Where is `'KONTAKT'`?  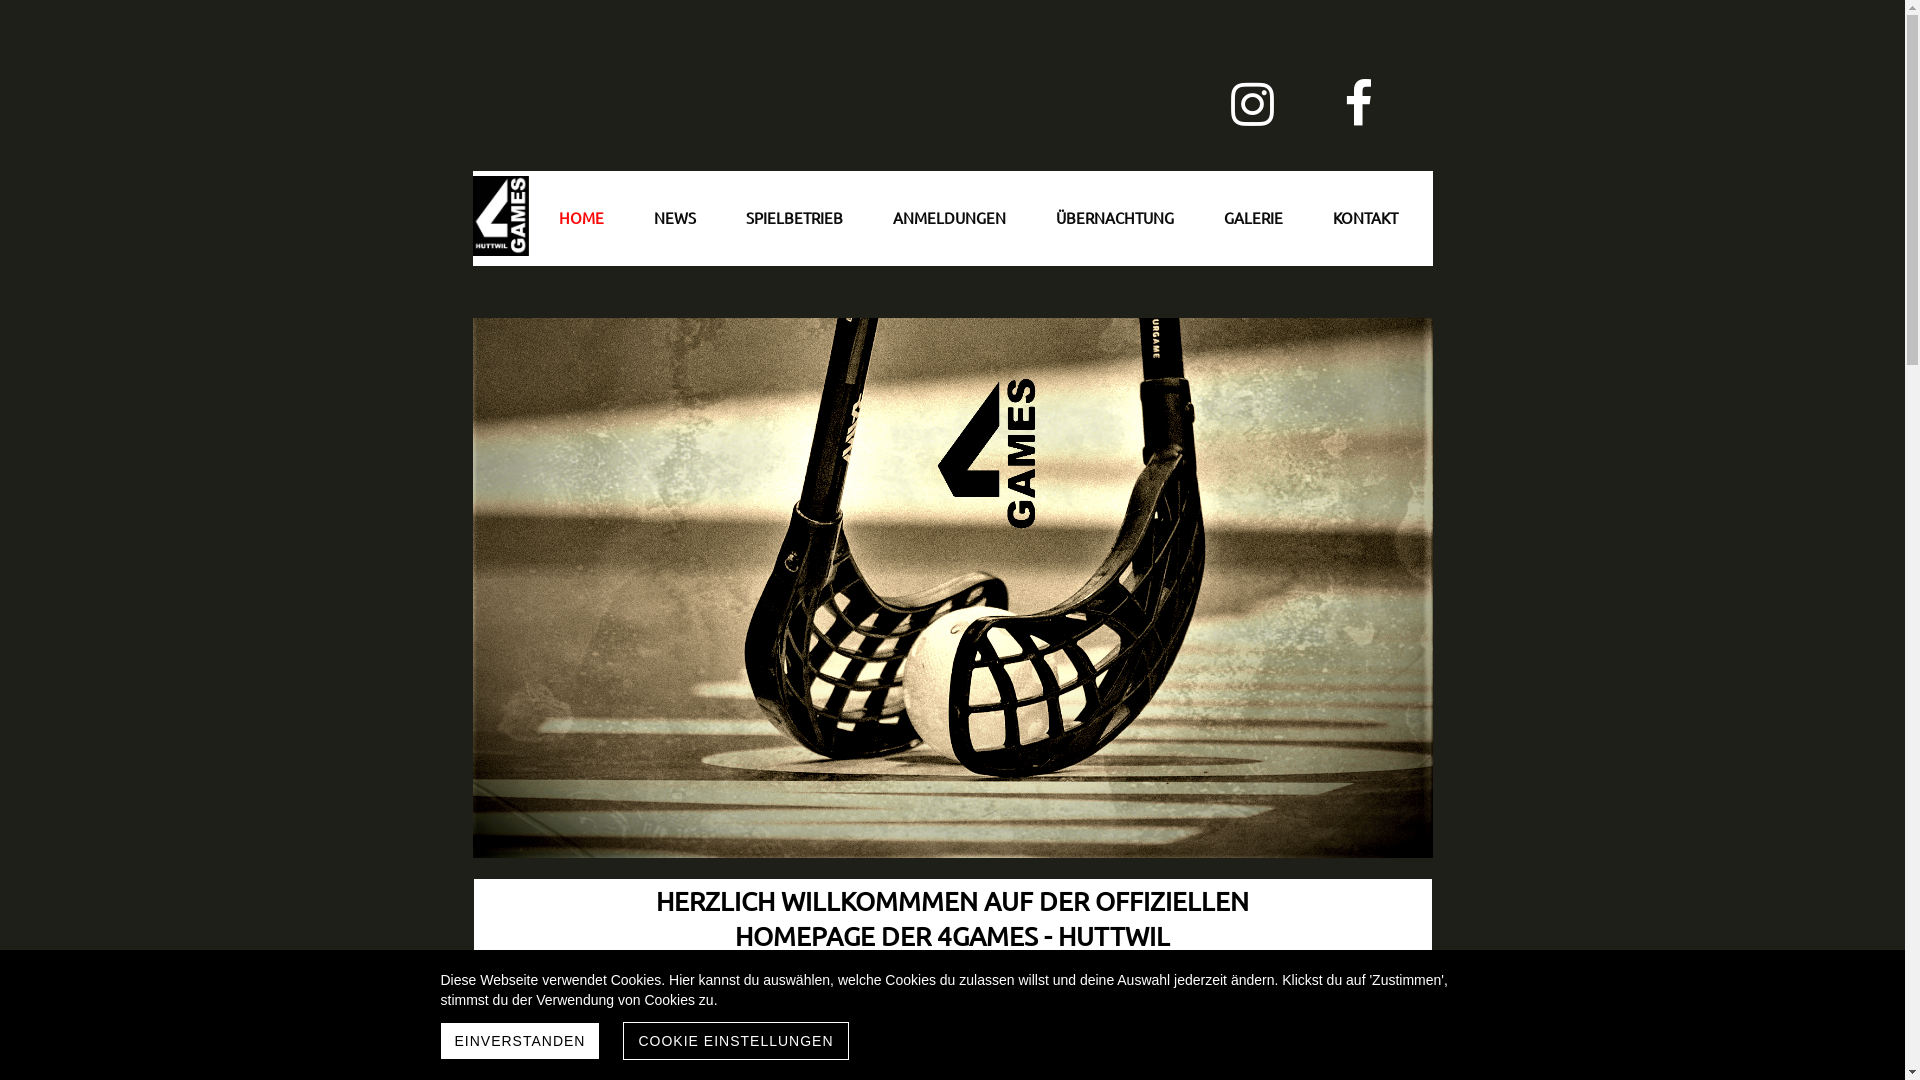 'KONTAKT' is located at coordinates (1364, 217).